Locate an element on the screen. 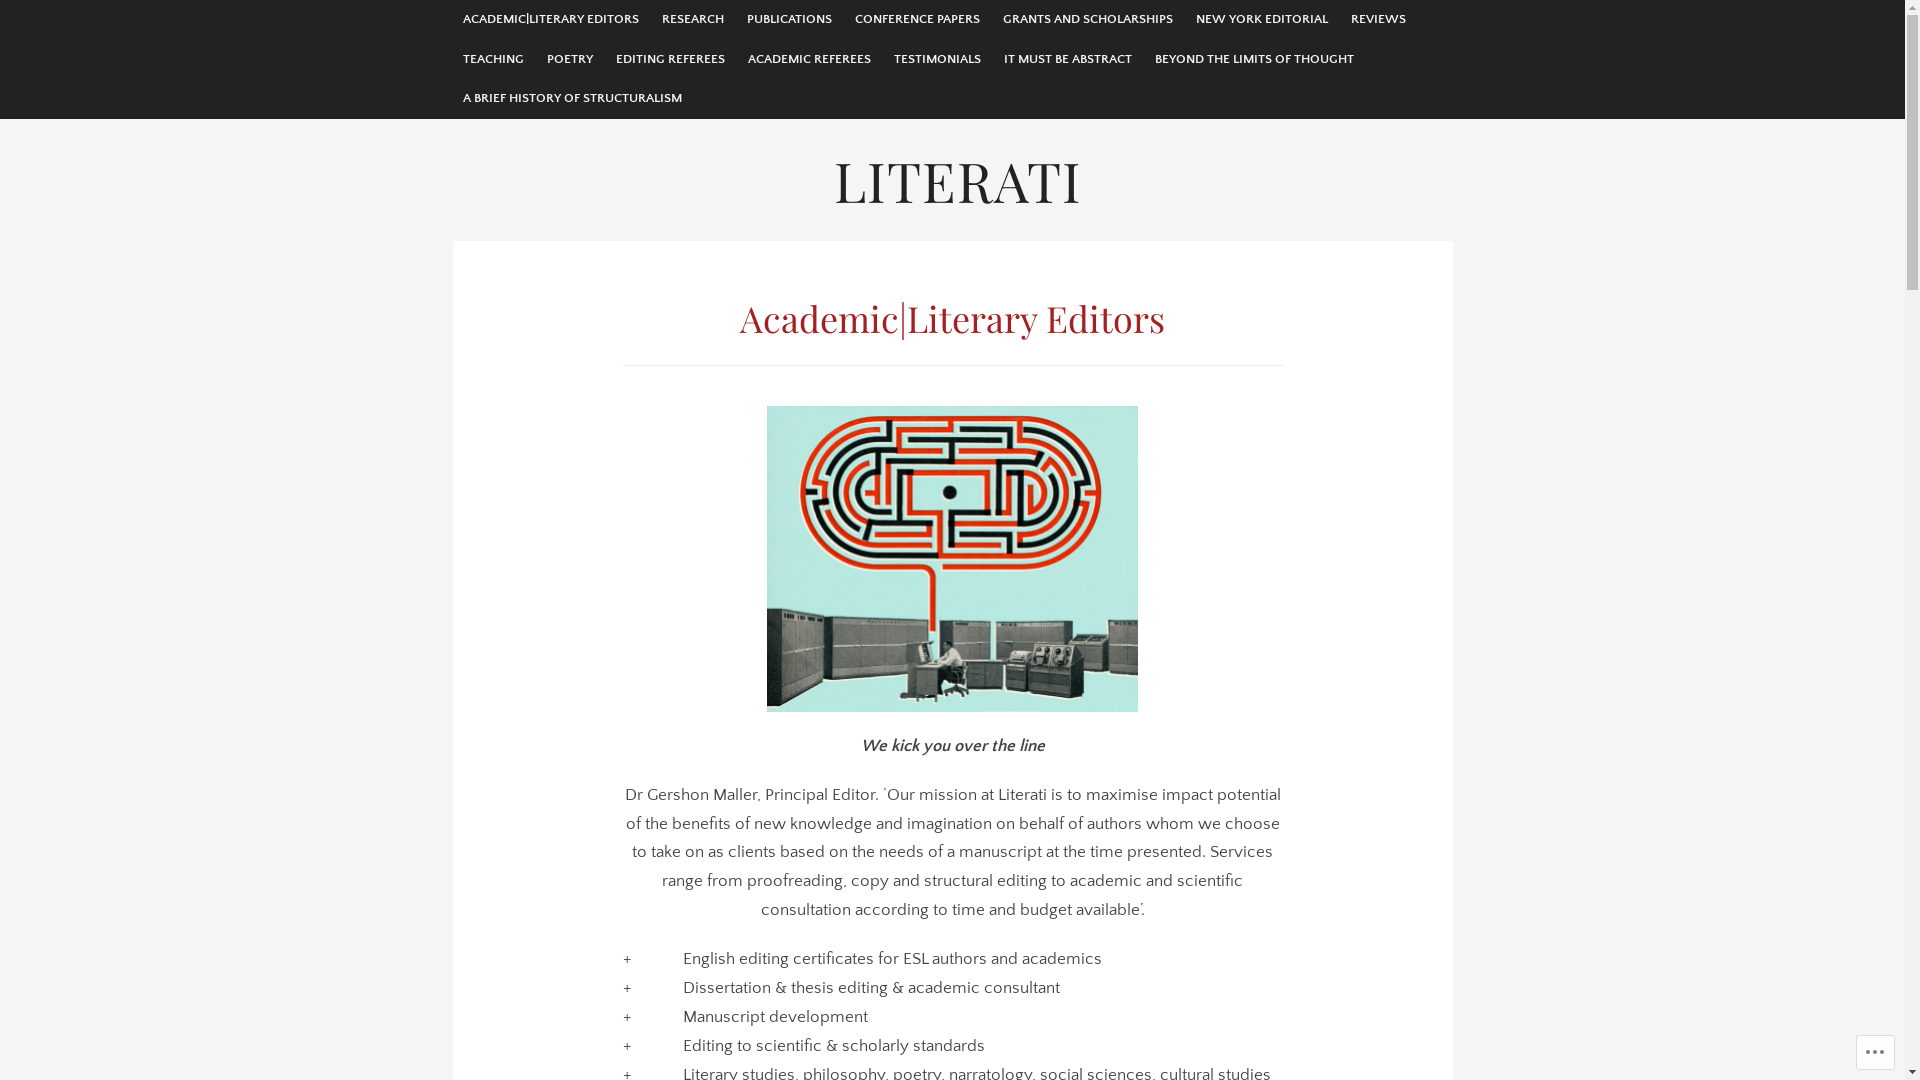 This screenshot has width=1920, height=1080. 'PUBLICATIONS' is located at coordinates (744, 19).